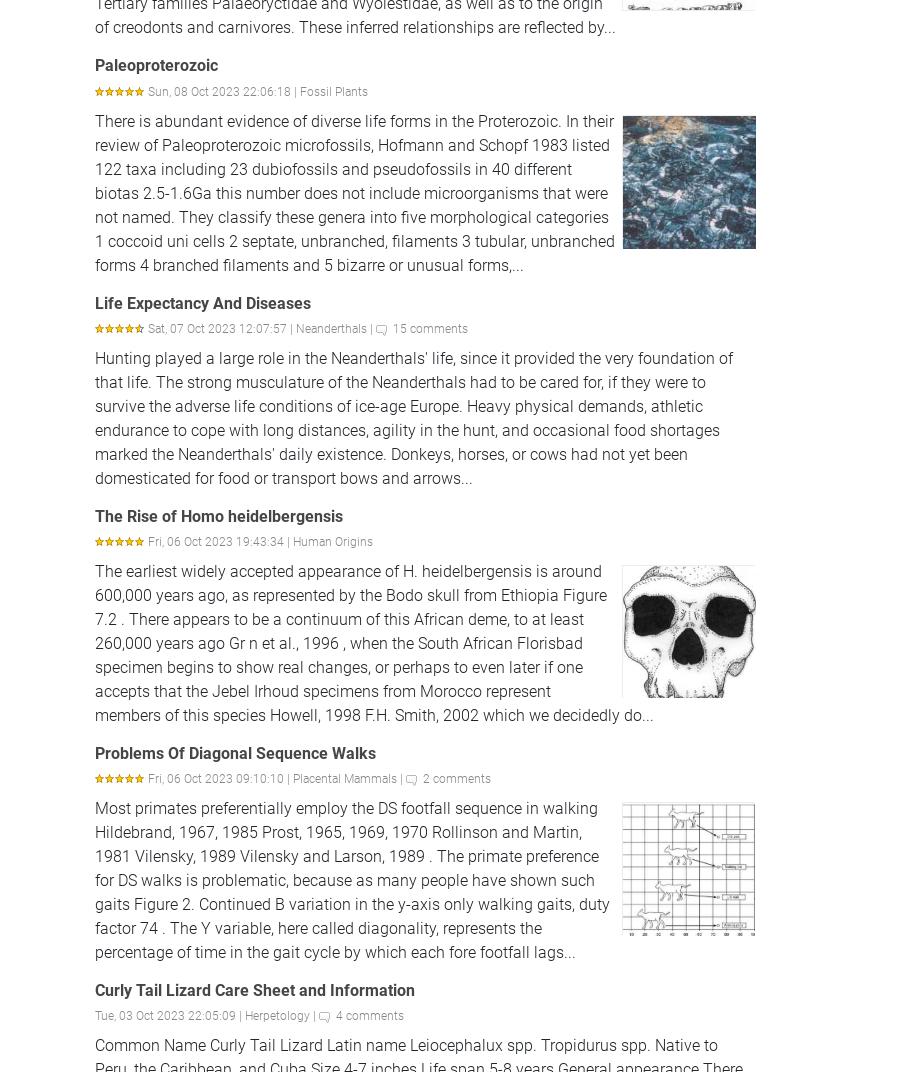 This screenshot has width=904, height=1072. What do you see at coordinates (220, 779) in the screenshot?
I see `'Fri, 06 Oct 2023 09:10:10                                    |'` at bounding box center [220, 779].